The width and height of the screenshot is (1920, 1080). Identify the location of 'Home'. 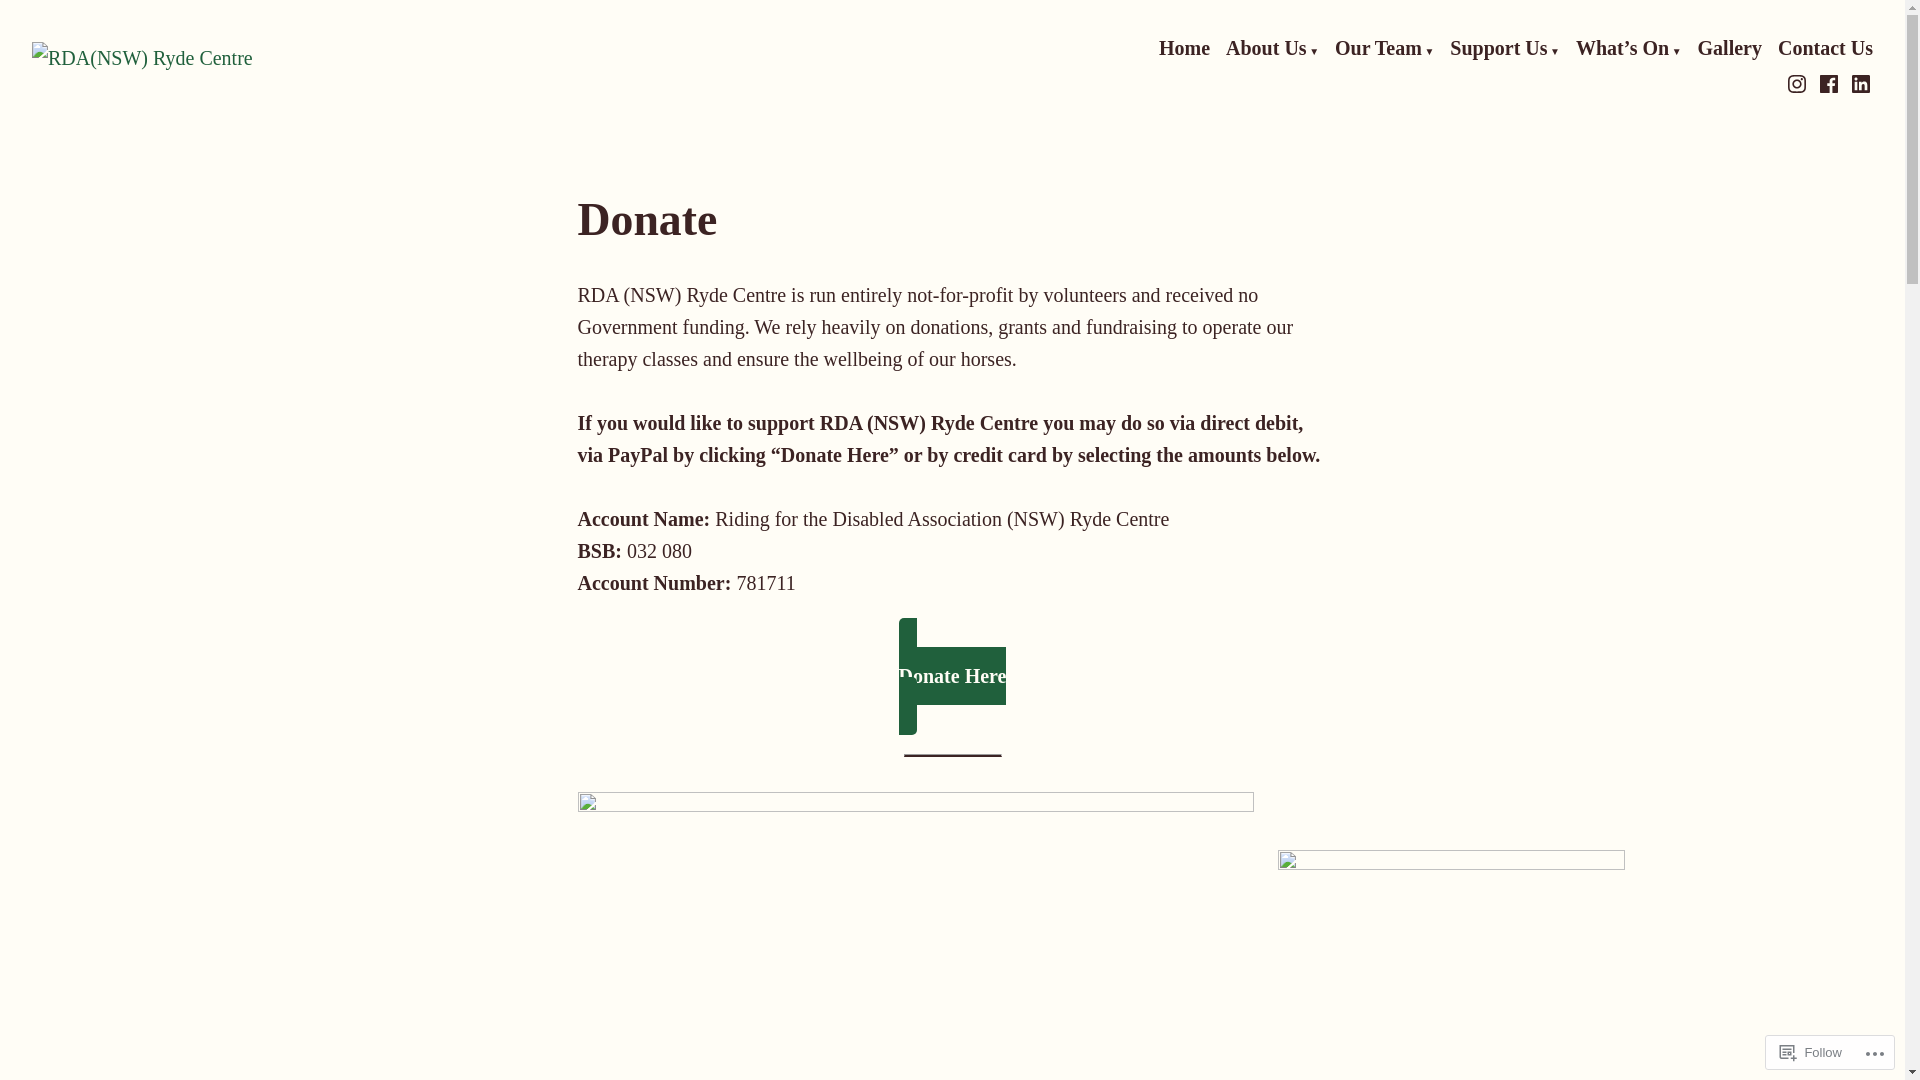
(1184, 48).